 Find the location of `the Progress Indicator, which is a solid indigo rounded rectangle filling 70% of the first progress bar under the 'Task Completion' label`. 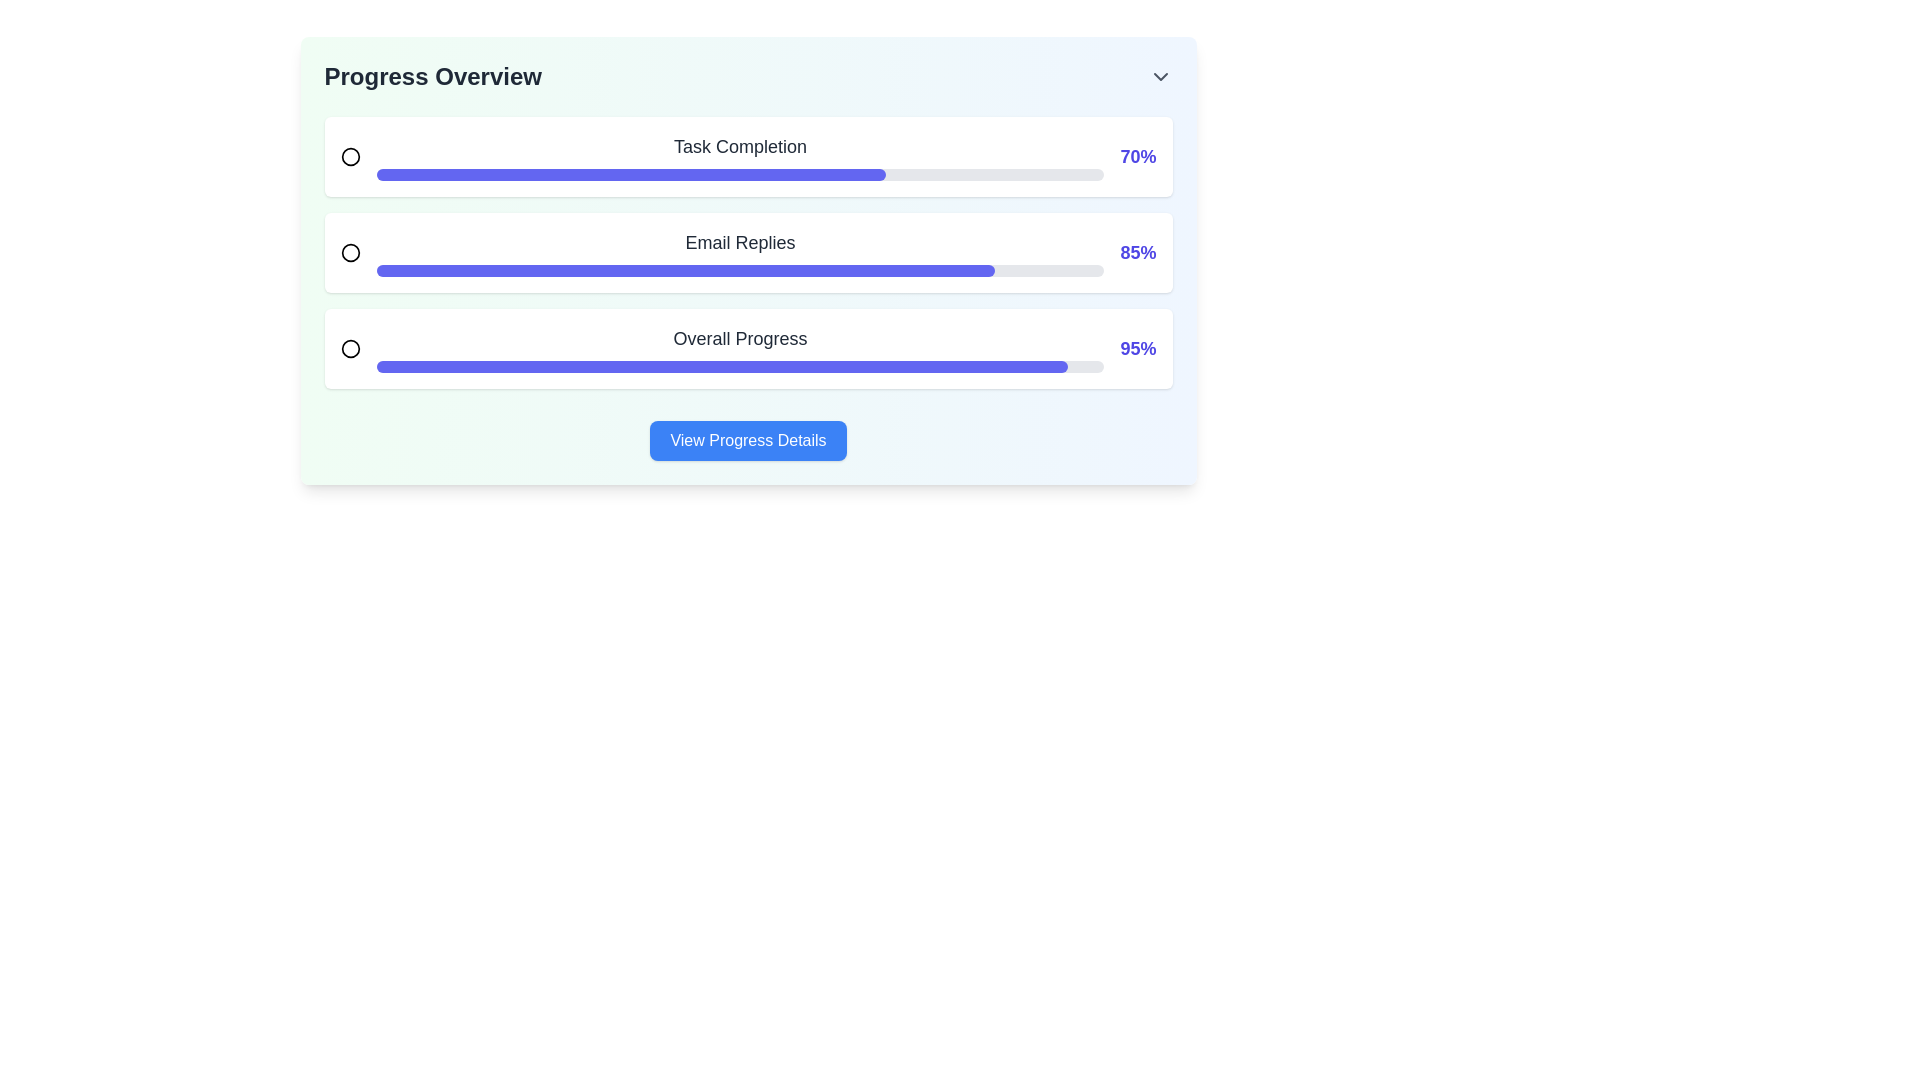

the Progress Indicator, which is a solid indigo rounded rectangle filling 70% of the first progress bar under the 'Task Completion' label is located at coordinates (630, 173).